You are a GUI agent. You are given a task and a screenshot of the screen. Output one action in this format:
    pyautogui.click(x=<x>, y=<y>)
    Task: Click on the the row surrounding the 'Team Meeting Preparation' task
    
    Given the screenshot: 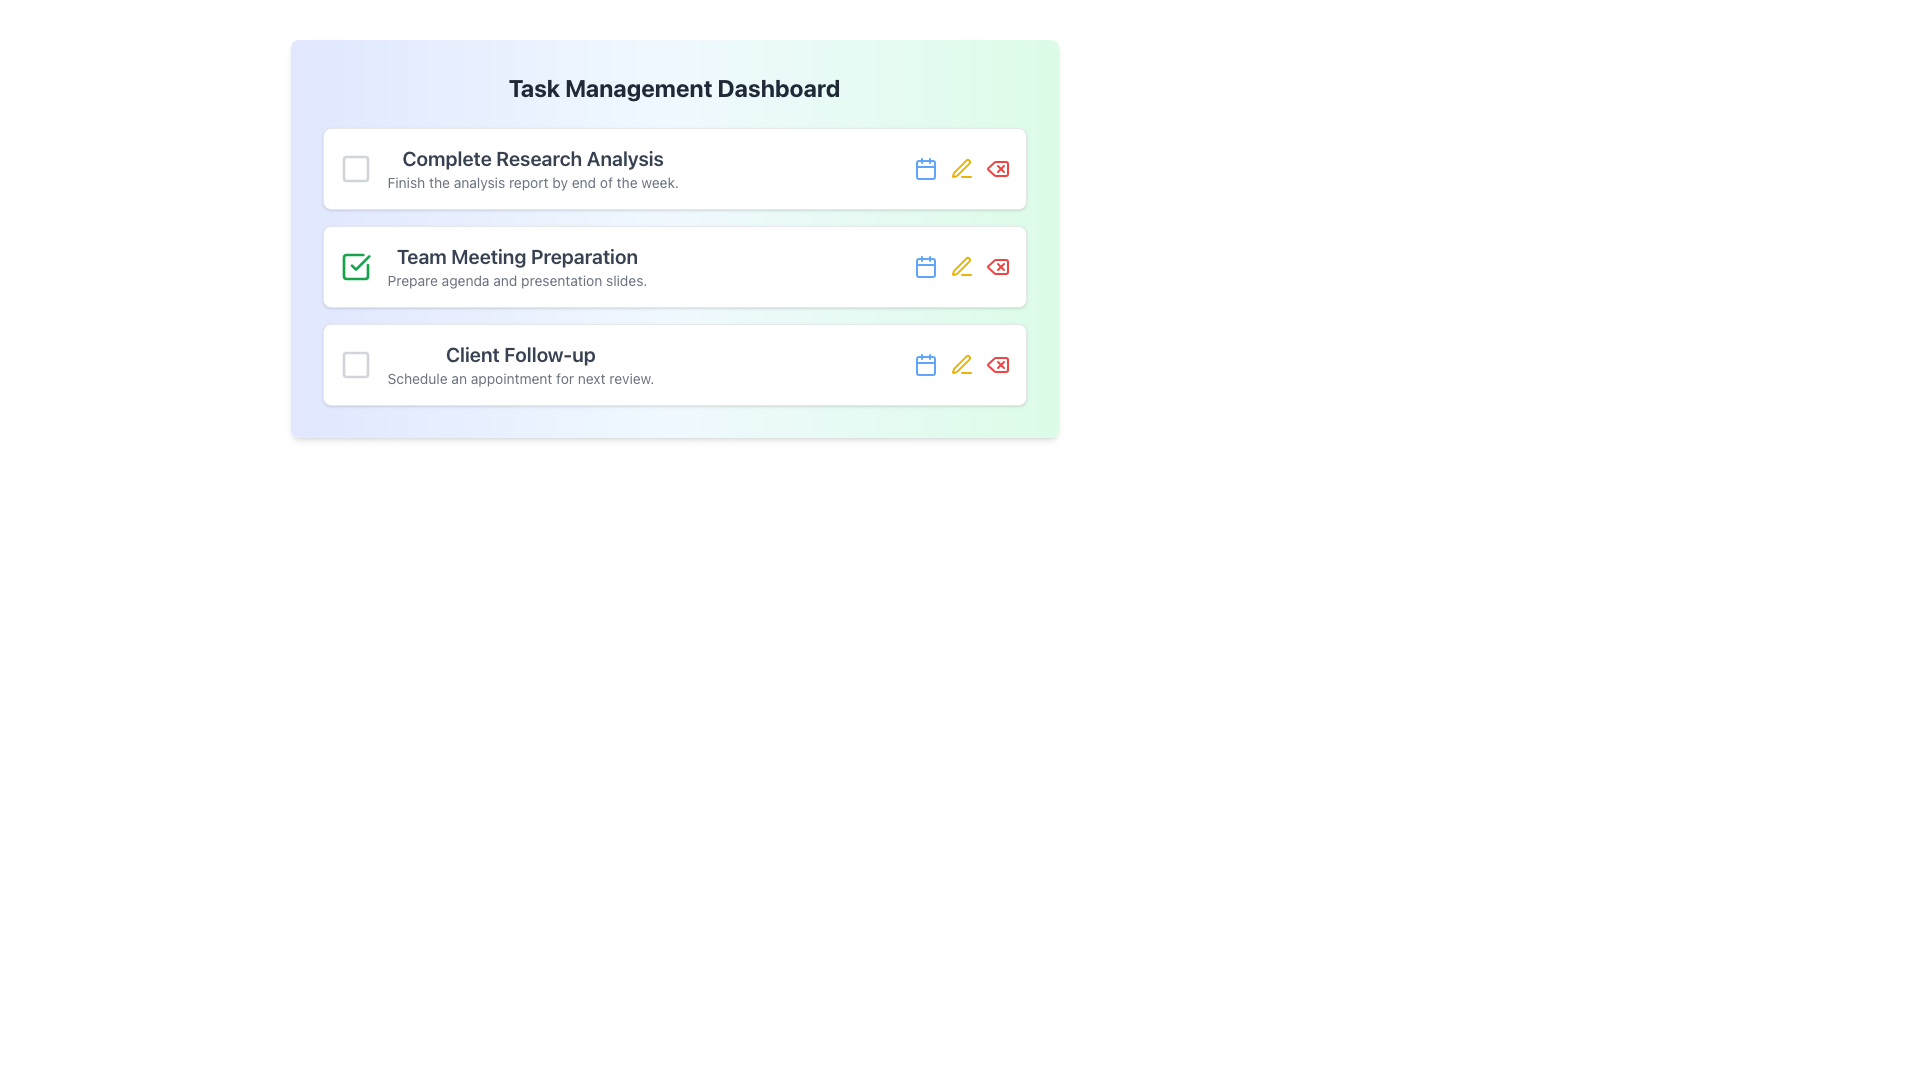 What is the action you would take?
    pyautogui.click(x=517, y=265)
    